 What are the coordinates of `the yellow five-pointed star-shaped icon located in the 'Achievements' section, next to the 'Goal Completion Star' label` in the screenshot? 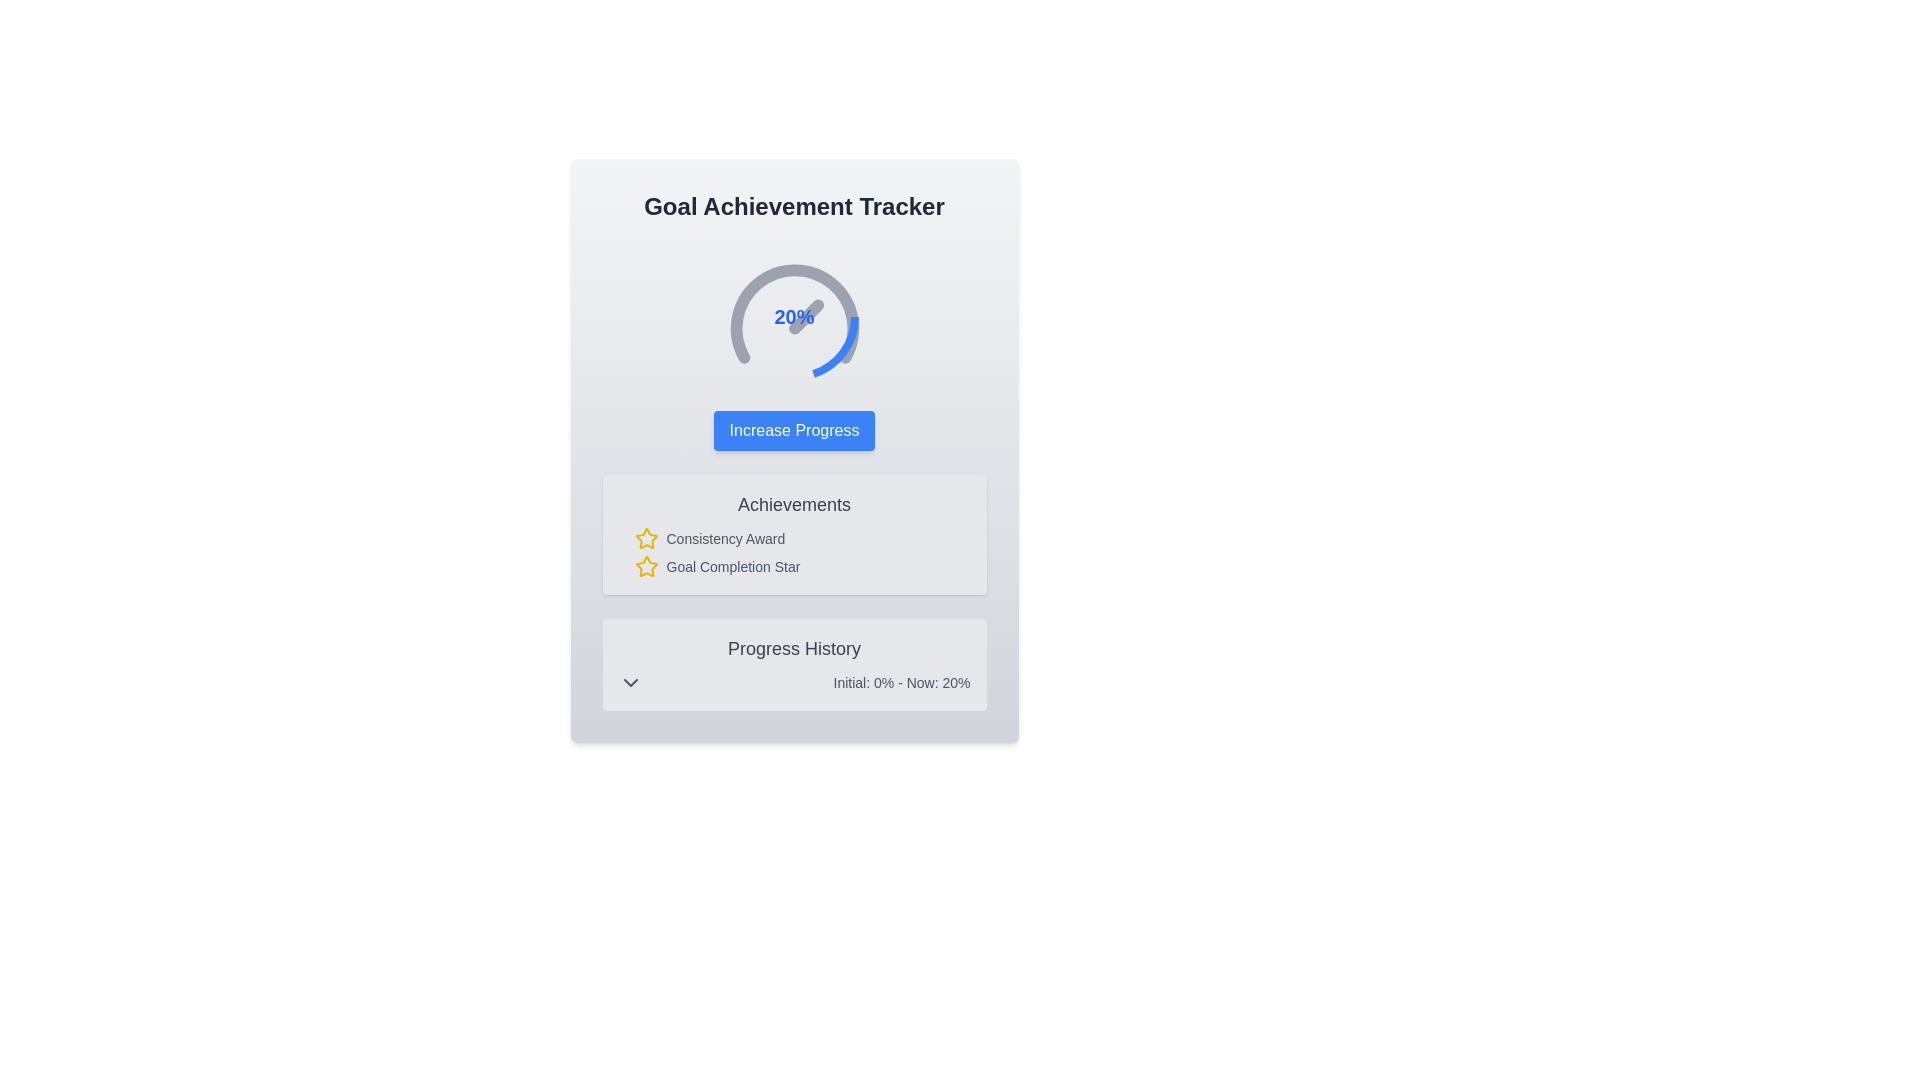 It's located at (646, 537).